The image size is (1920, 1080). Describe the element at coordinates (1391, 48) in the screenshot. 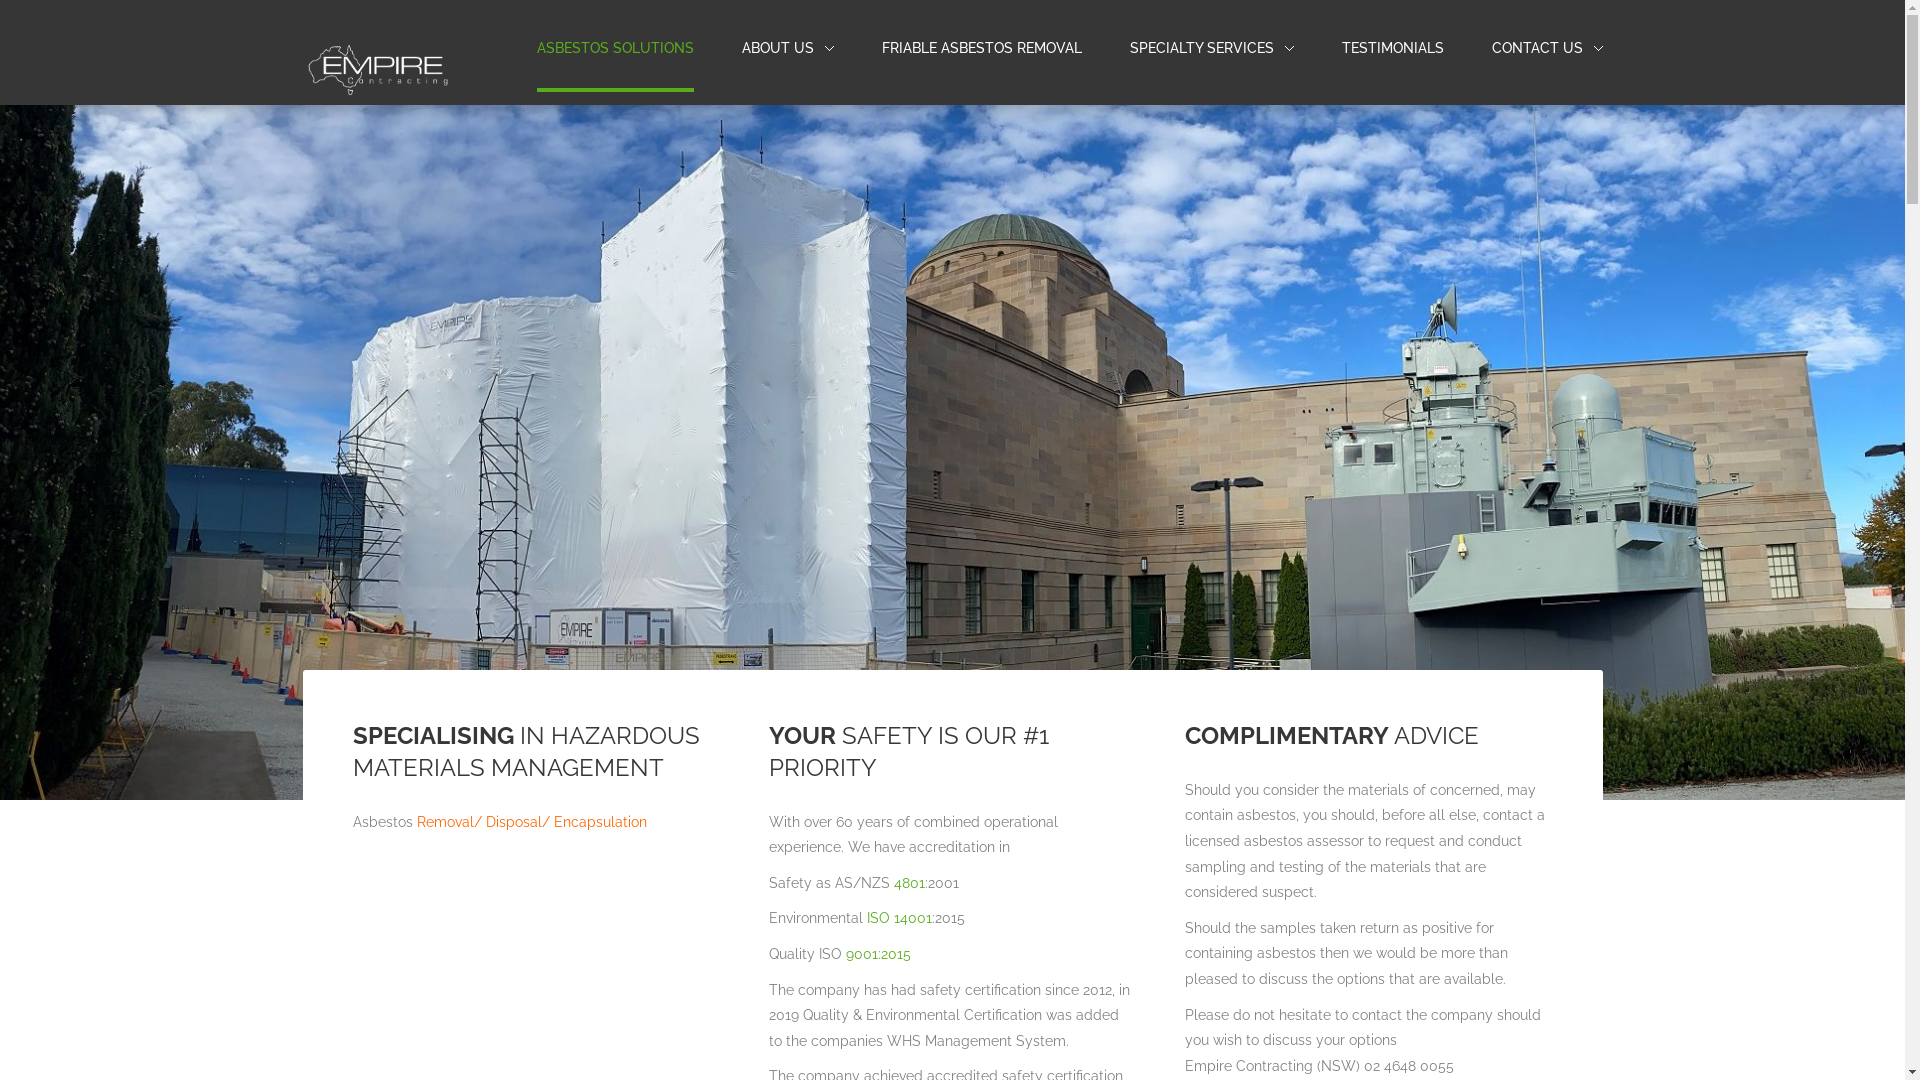

I see `'TESTIMONIALS'` at that location.